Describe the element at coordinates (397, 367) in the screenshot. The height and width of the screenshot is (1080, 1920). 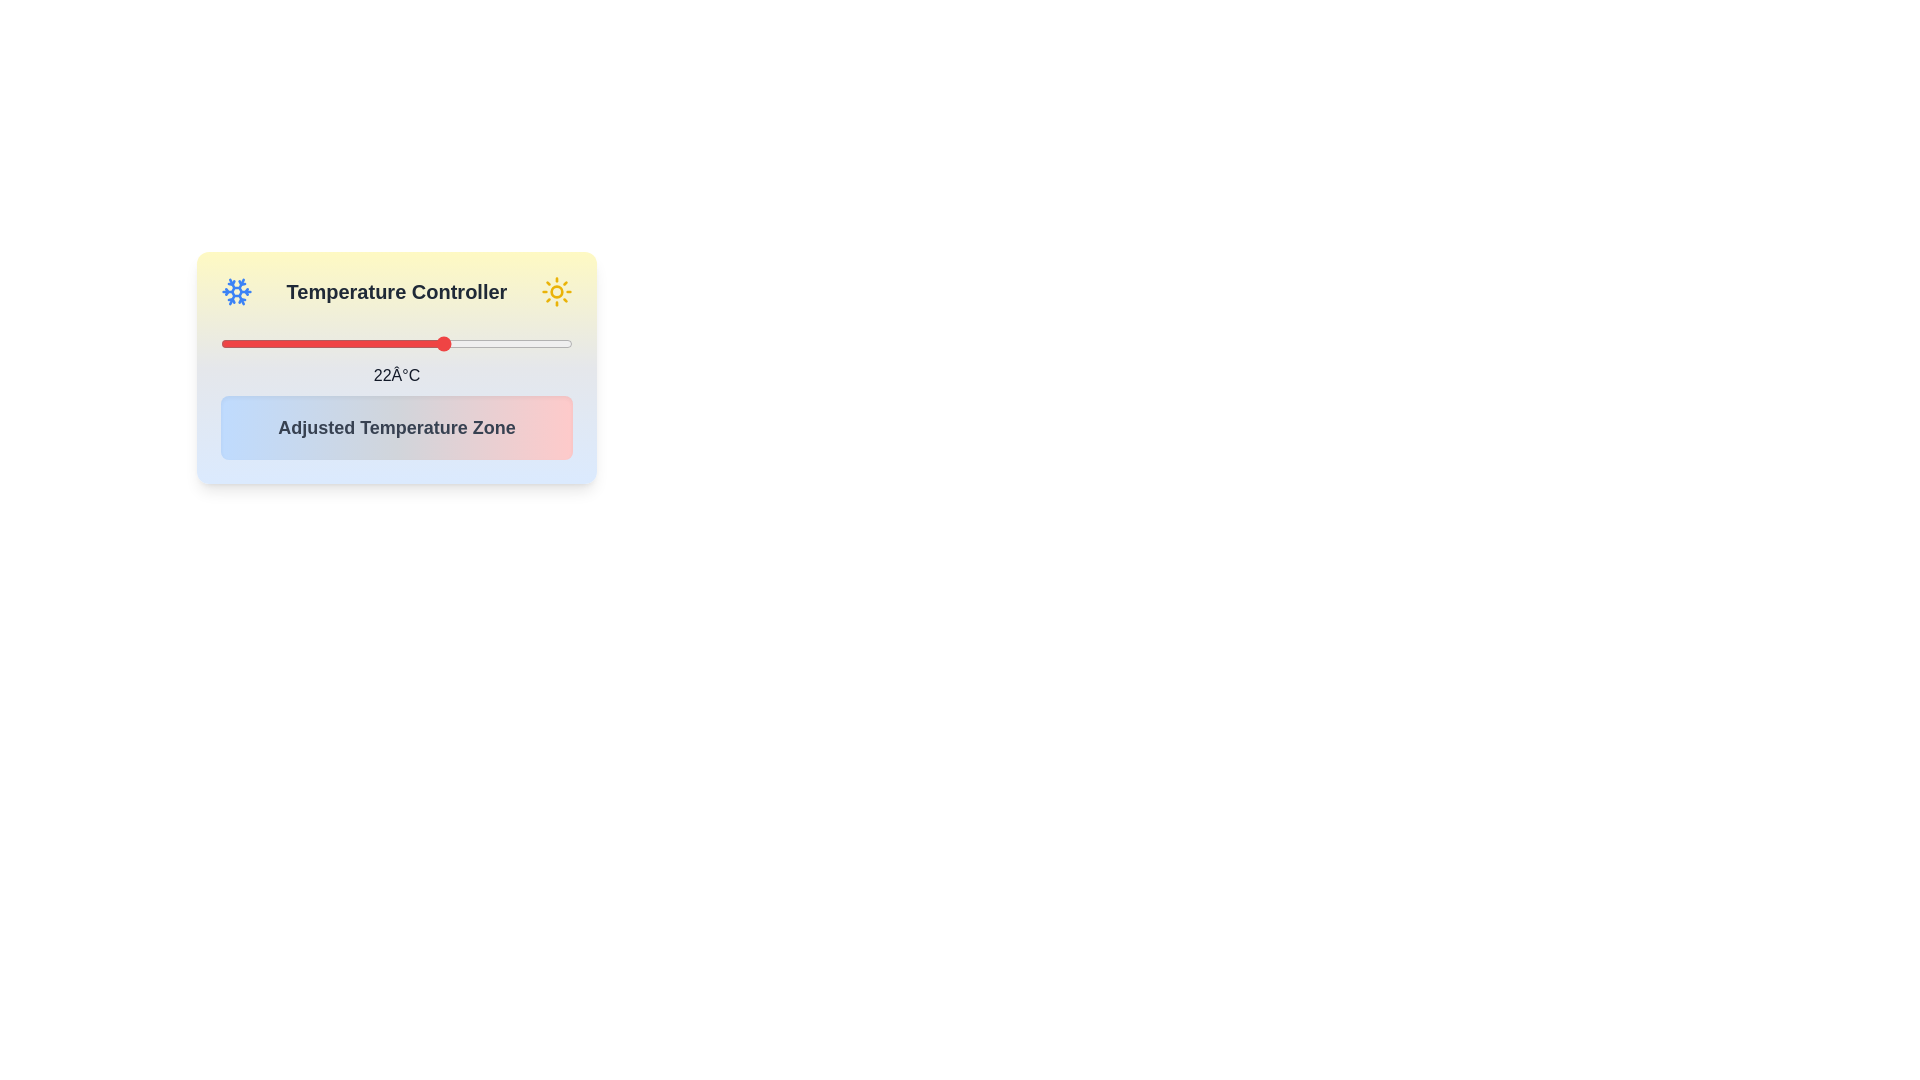
I see `displayed temperature information from the 'Temperature Controller' panel, which features a slider and labels showing '22°C' and 'Adjusted Temperature Zone'` at that location.